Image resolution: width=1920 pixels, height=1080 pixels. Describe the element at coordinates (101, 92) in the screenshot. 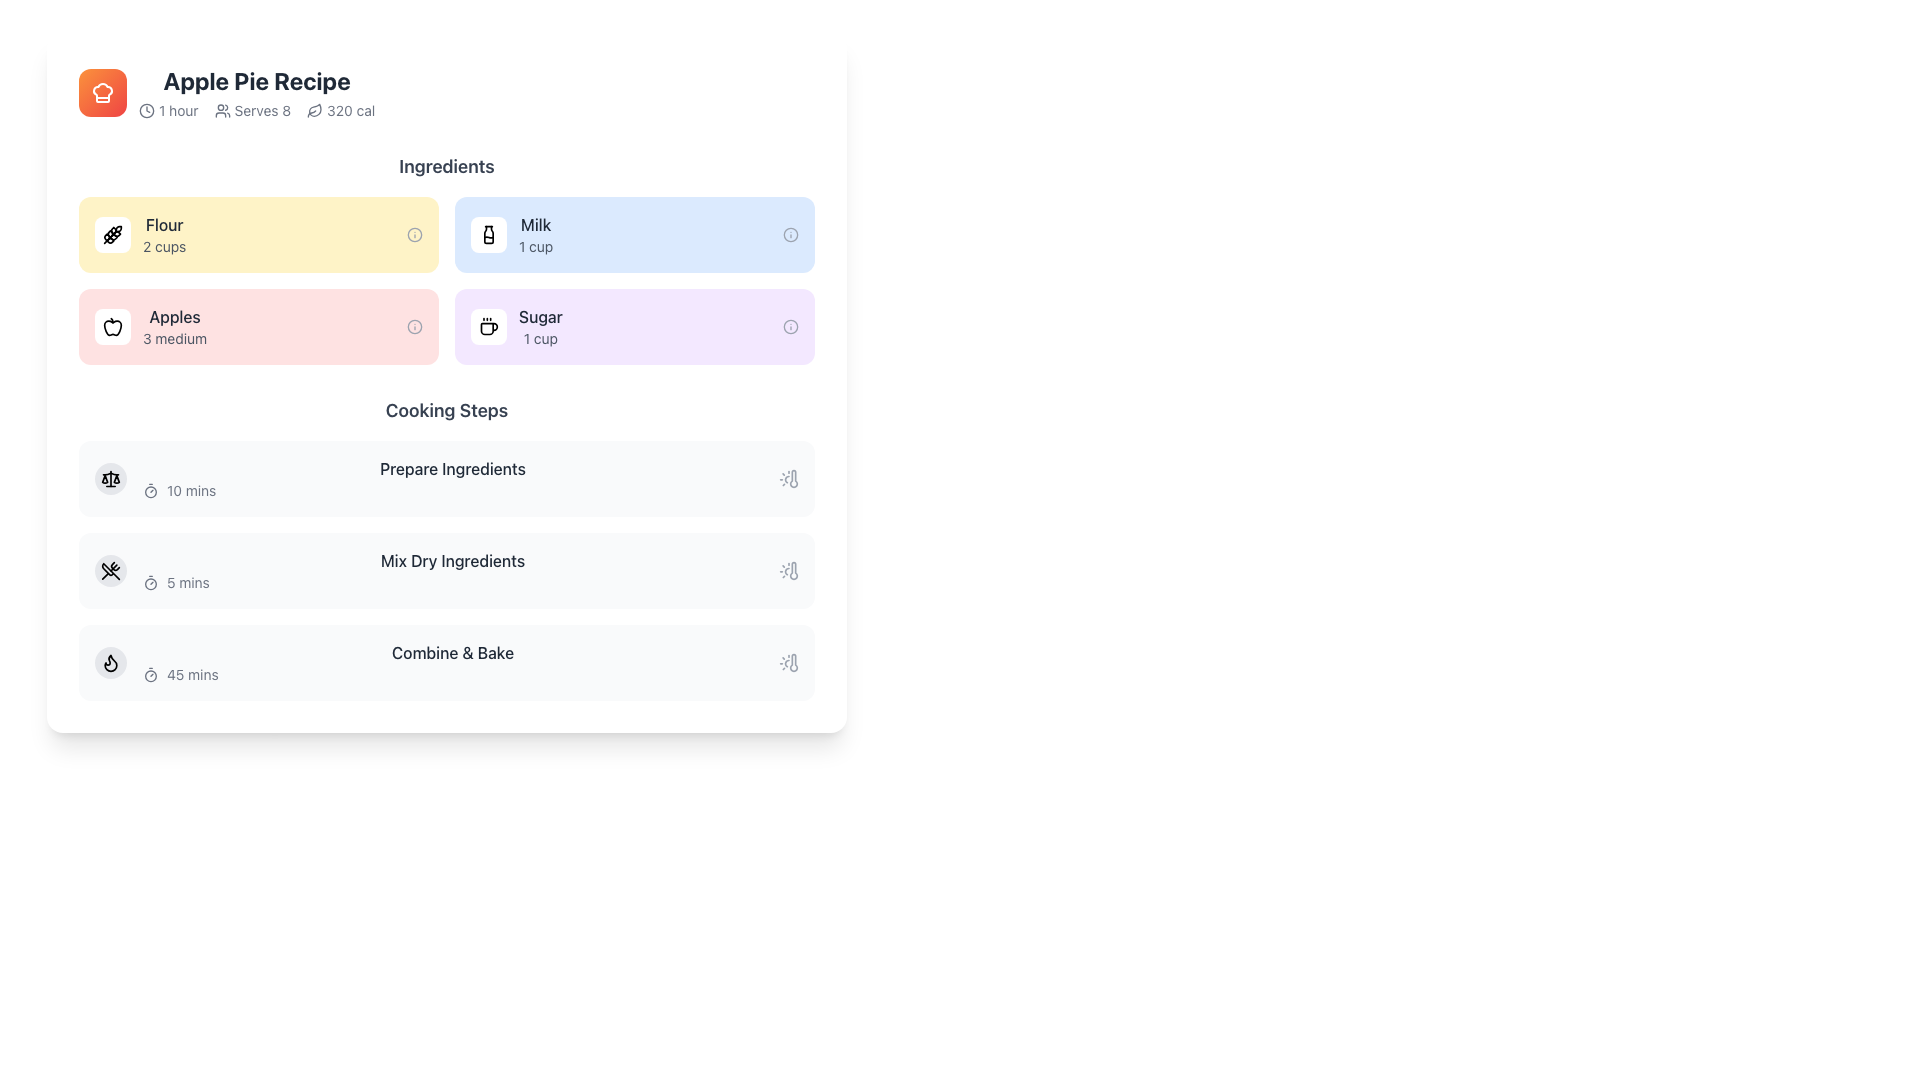

I see `SVG graphic resembling a chef's hat, which is white-colored and located to the left of the header 'Apple Pie Recipe'` at that location.